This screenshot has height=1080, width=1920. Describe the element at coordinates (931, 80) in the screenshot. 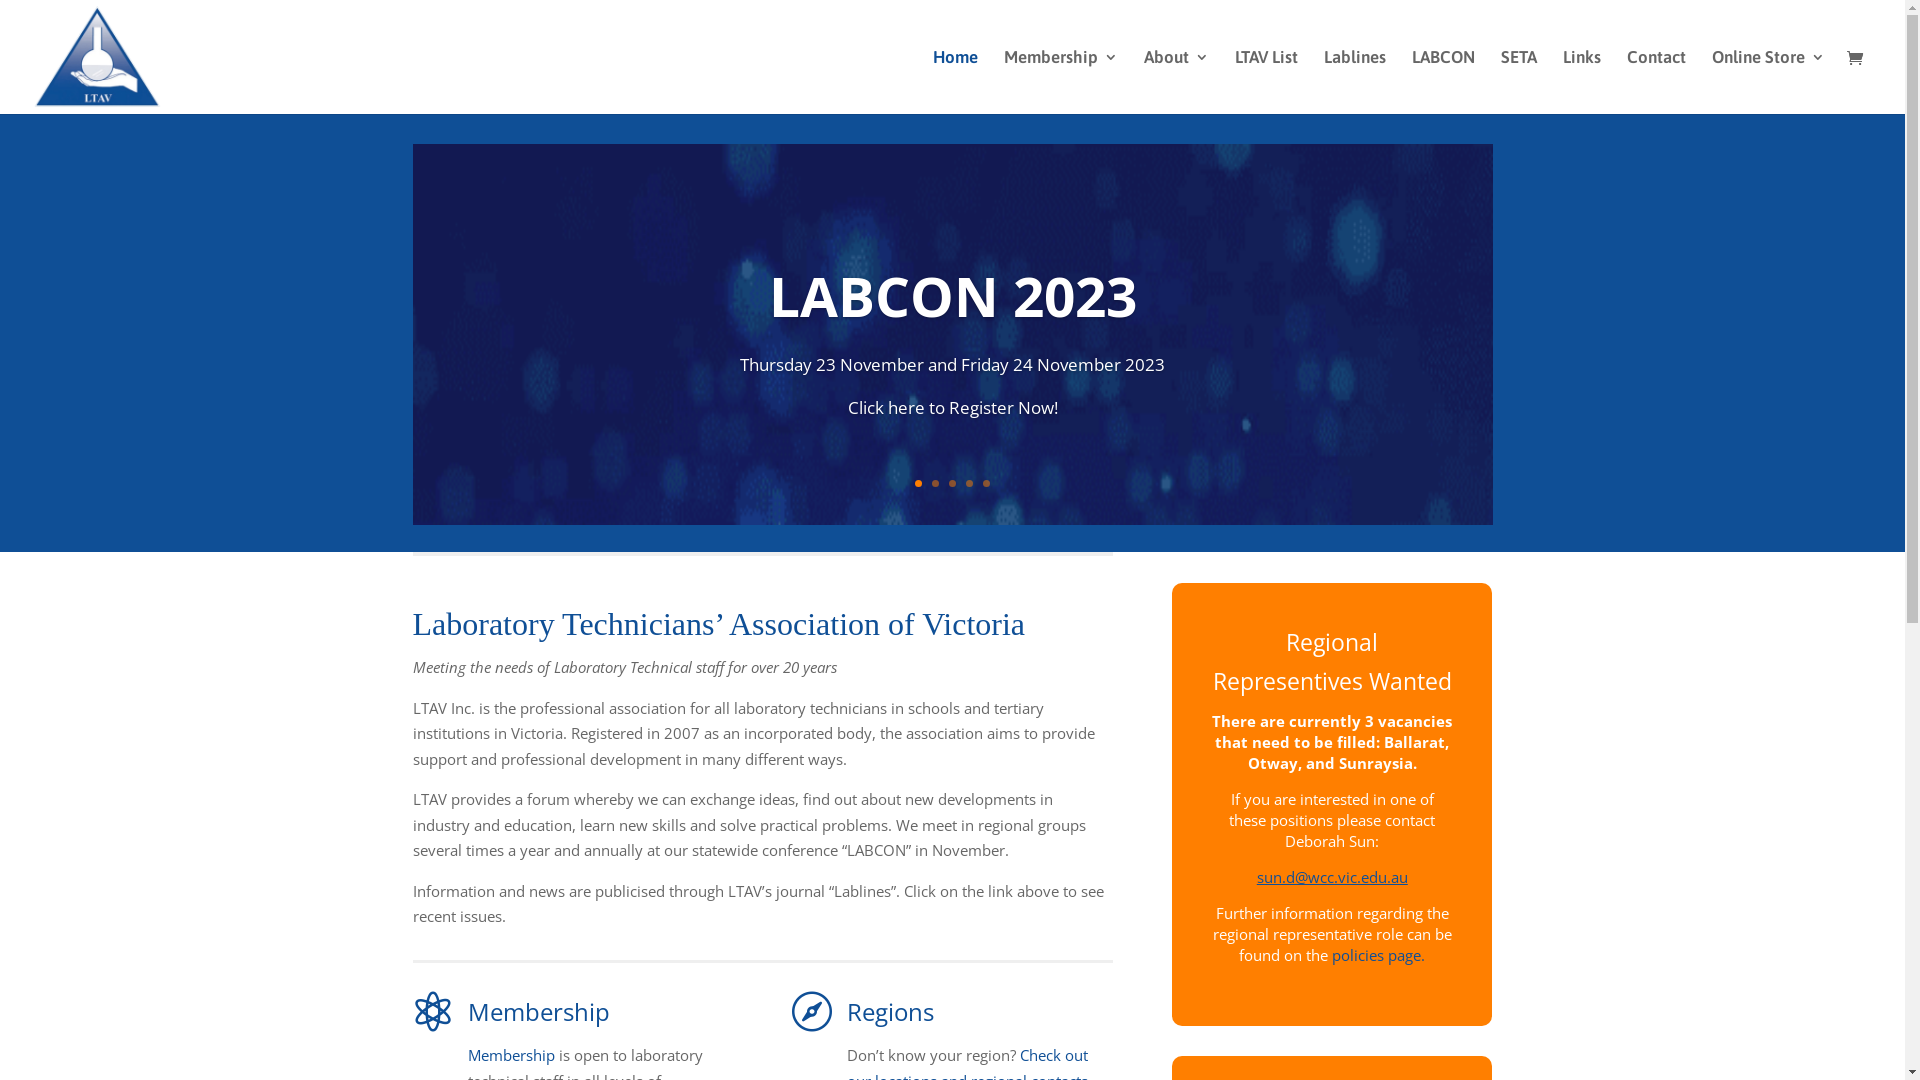

I see `'Home'` at that location.